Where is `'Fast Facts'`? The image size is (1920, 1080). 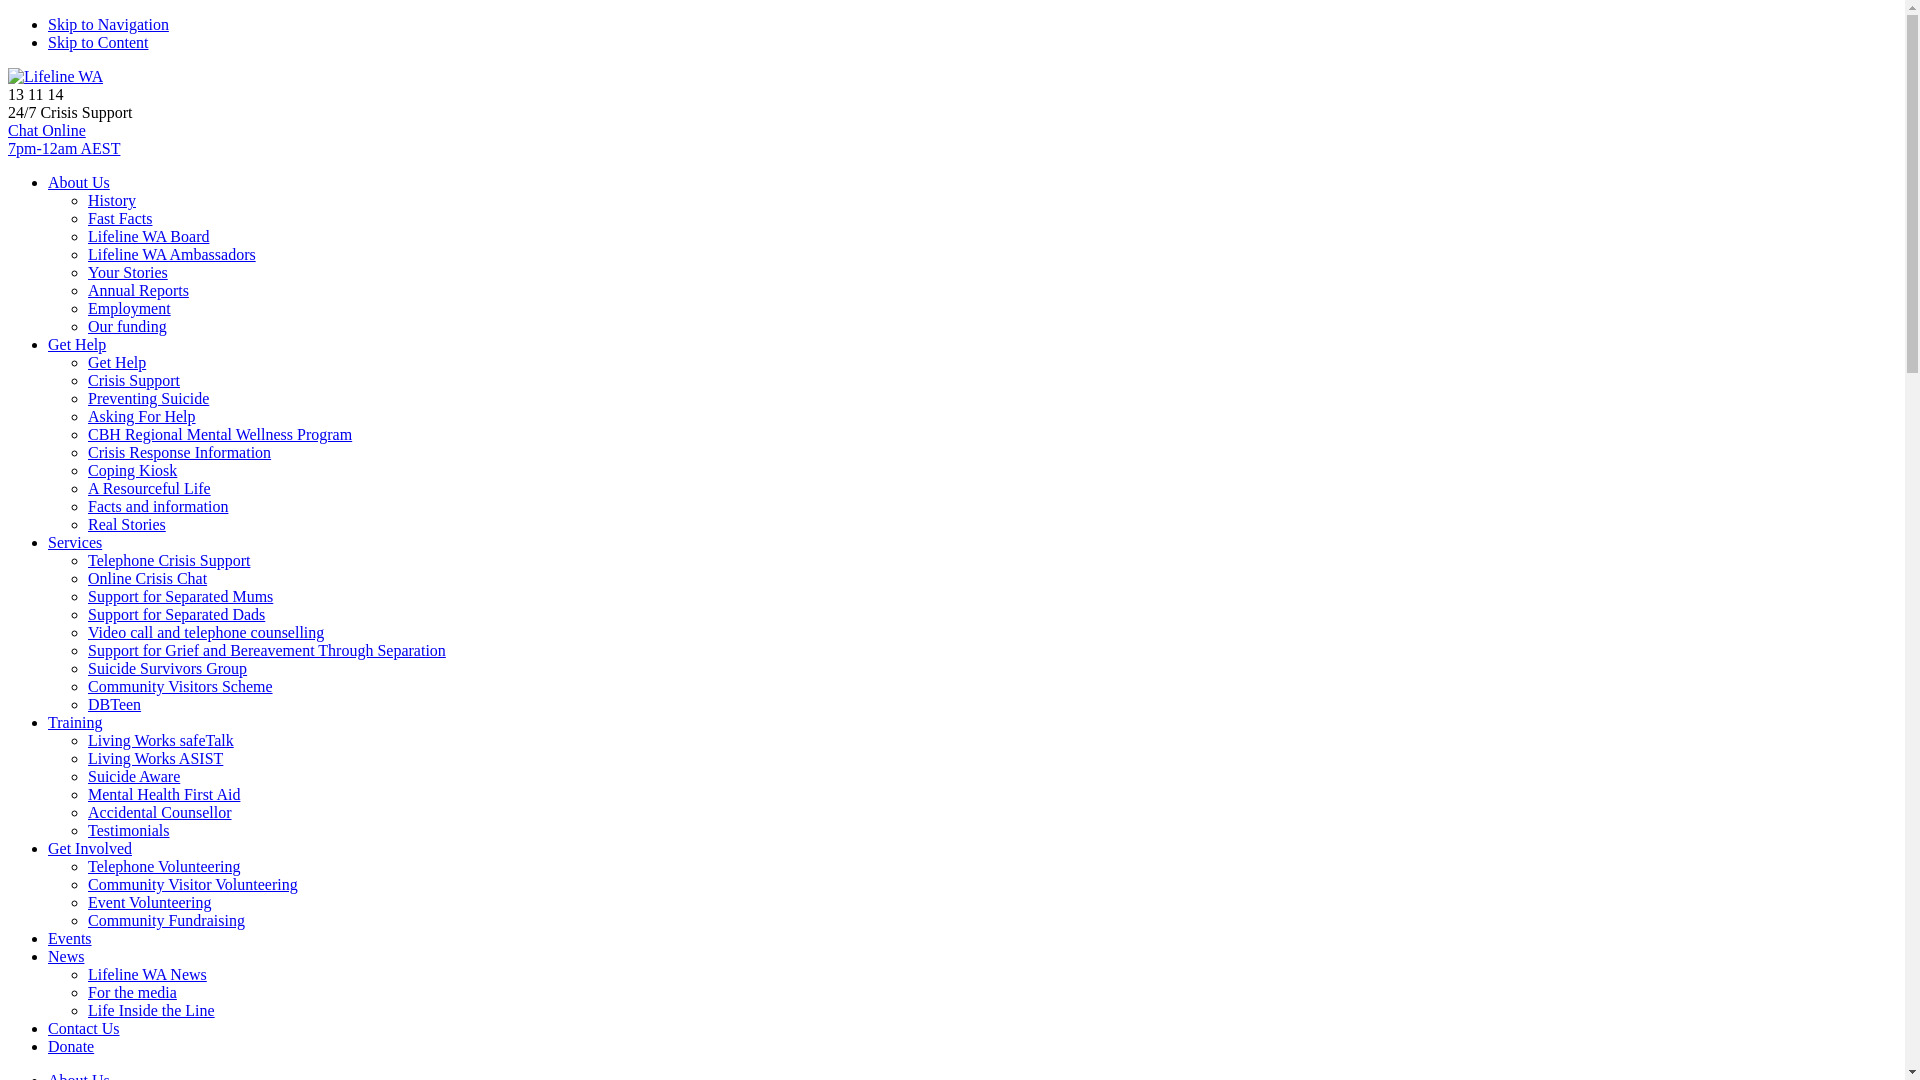 'Fast Facts' is located at coordinates (119, 218).